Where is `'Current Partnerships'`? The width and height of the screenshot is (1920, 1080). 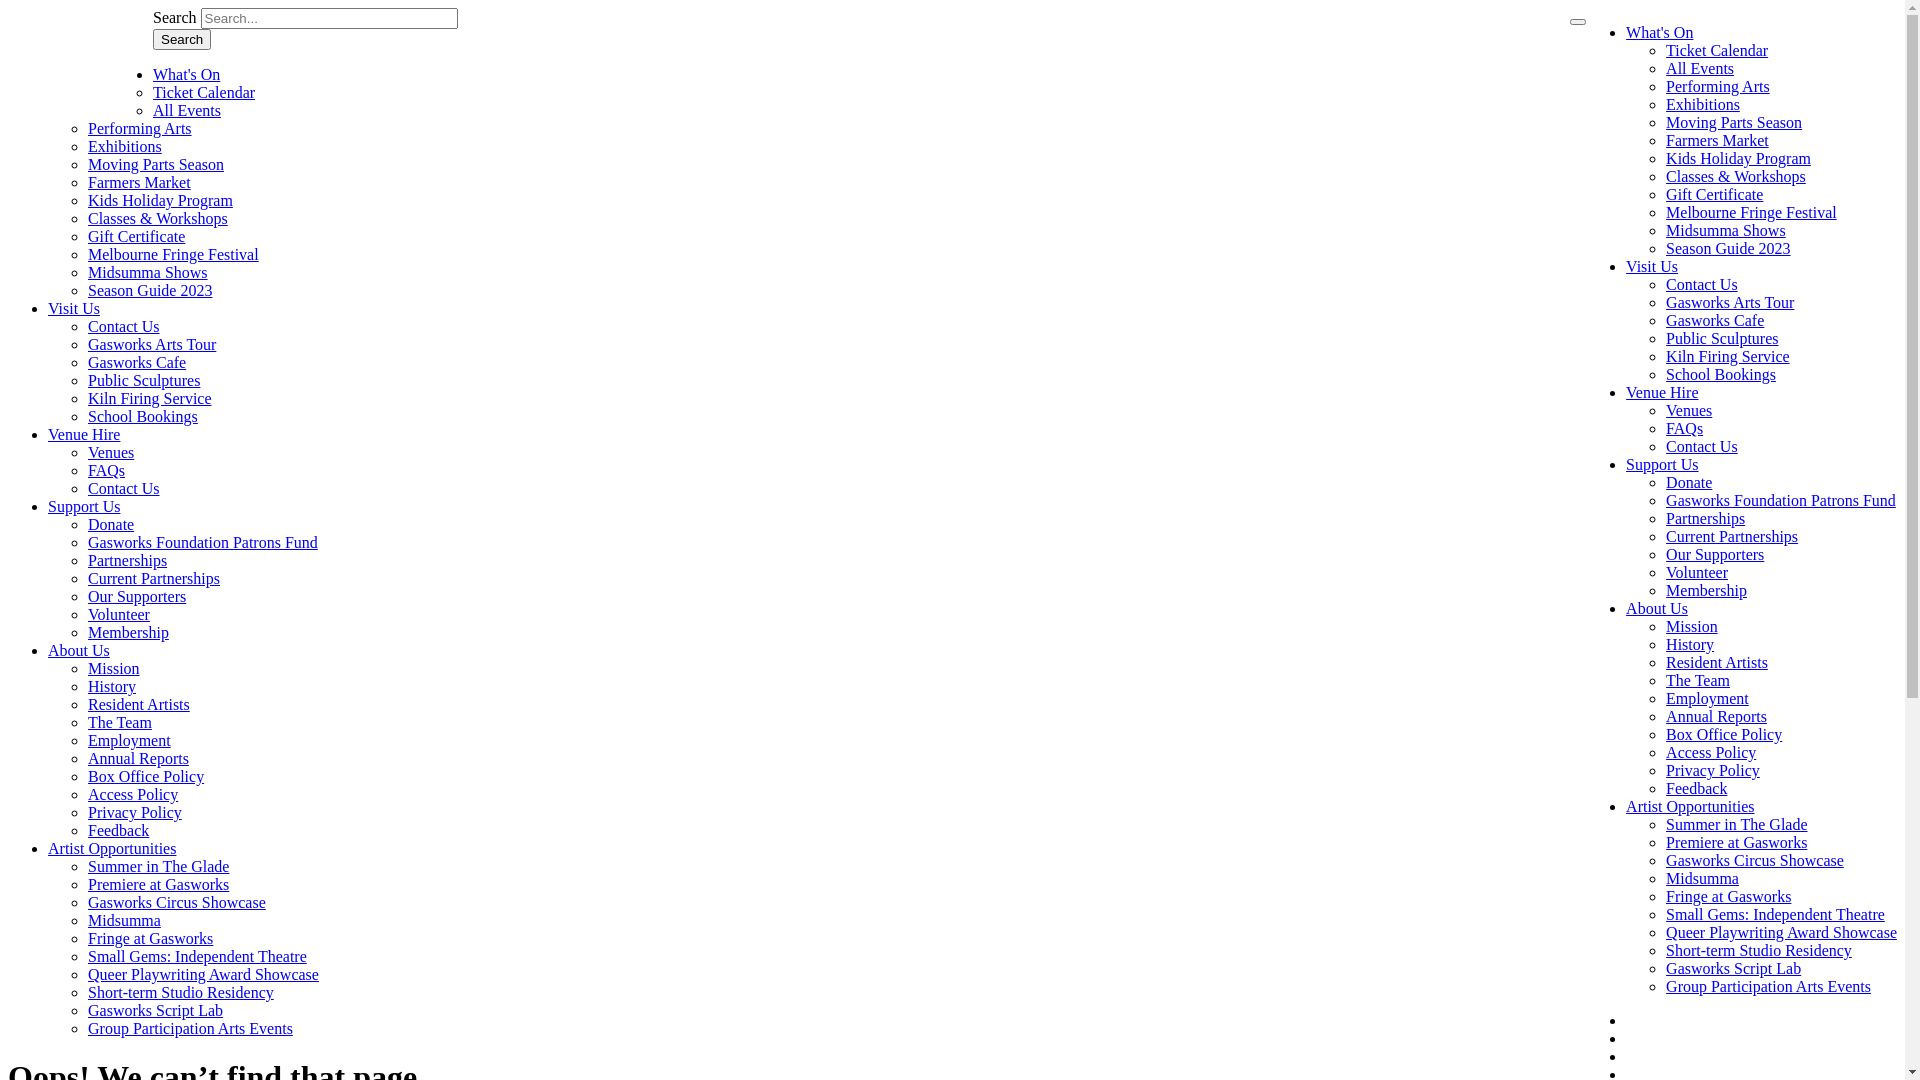 'Current Partnerships' is located at coordinates (1731, 535).